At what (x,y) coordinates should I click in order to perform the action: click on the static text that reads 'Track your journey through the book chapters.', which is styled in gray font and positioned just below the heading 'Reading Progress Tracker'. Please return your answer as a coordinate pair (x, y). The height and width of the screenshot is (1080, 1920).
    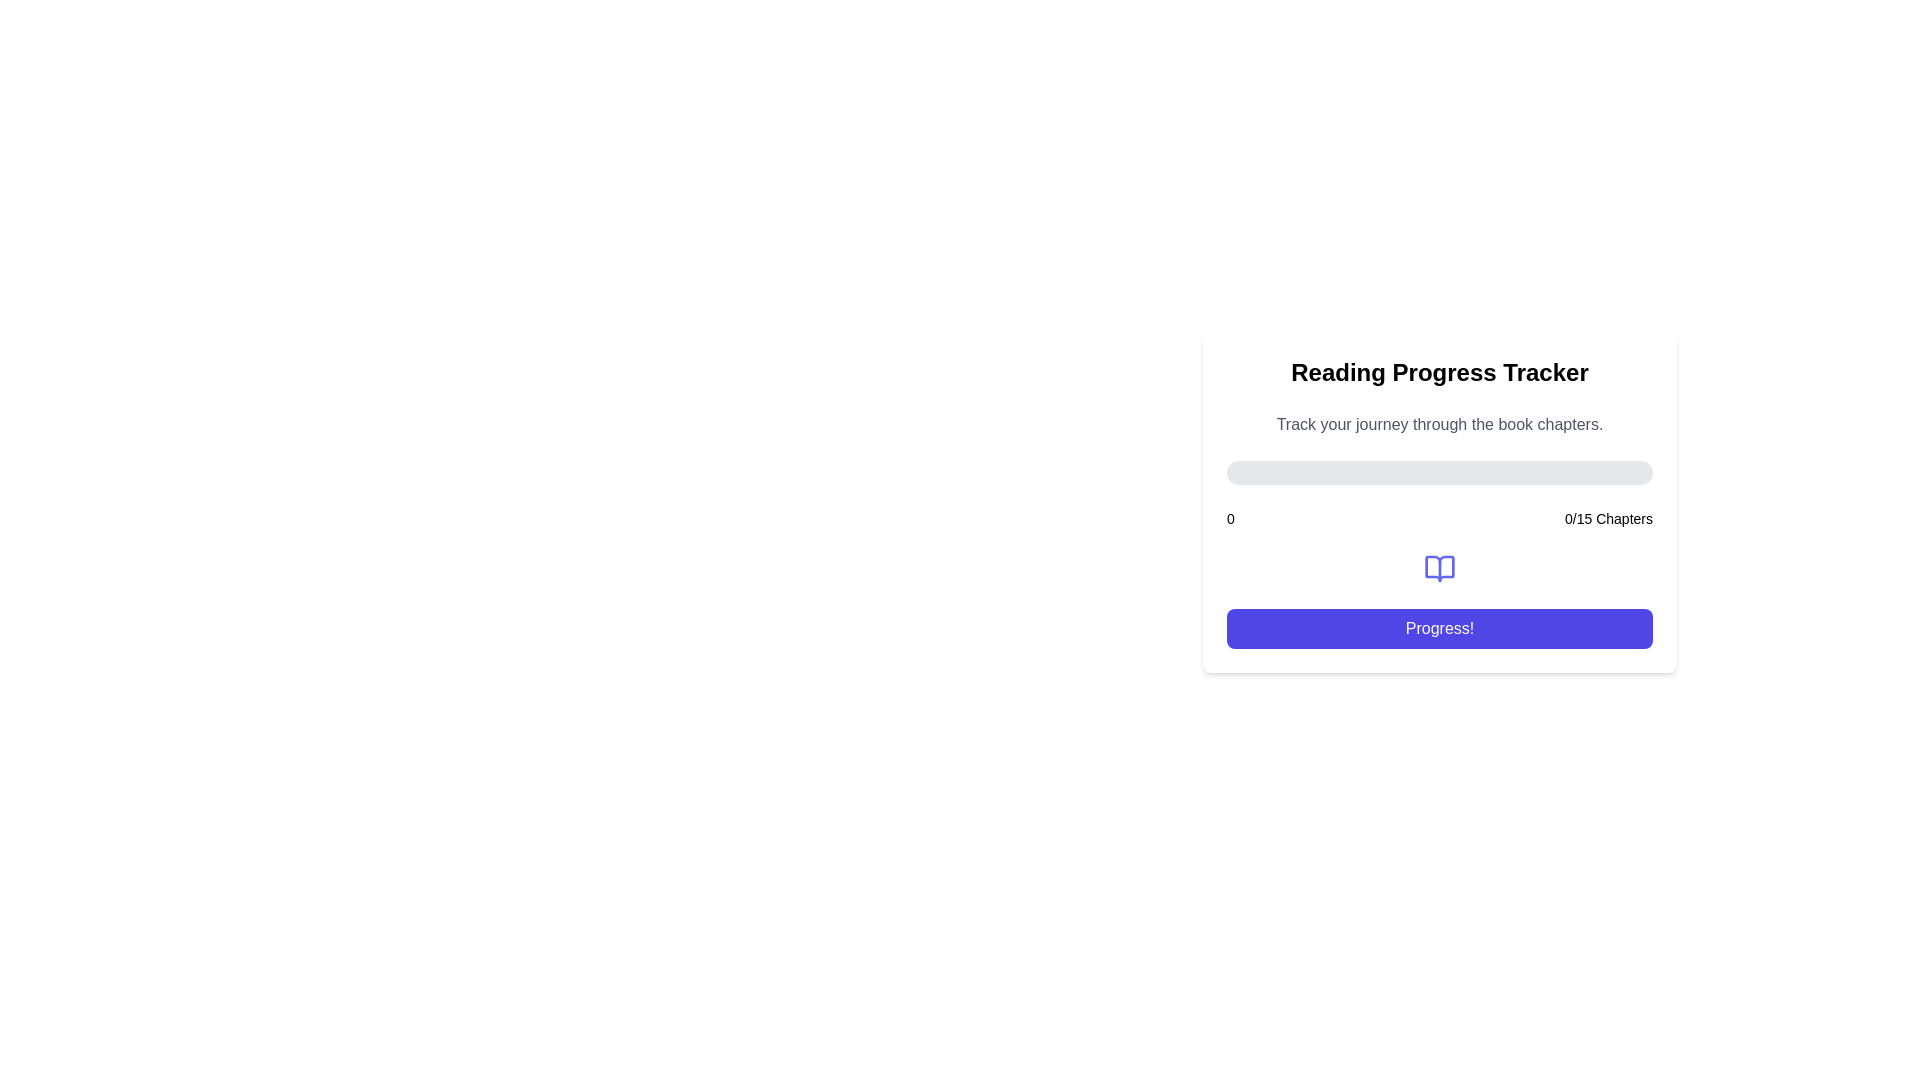
    Looking at the image, I should click on (1440, 423).